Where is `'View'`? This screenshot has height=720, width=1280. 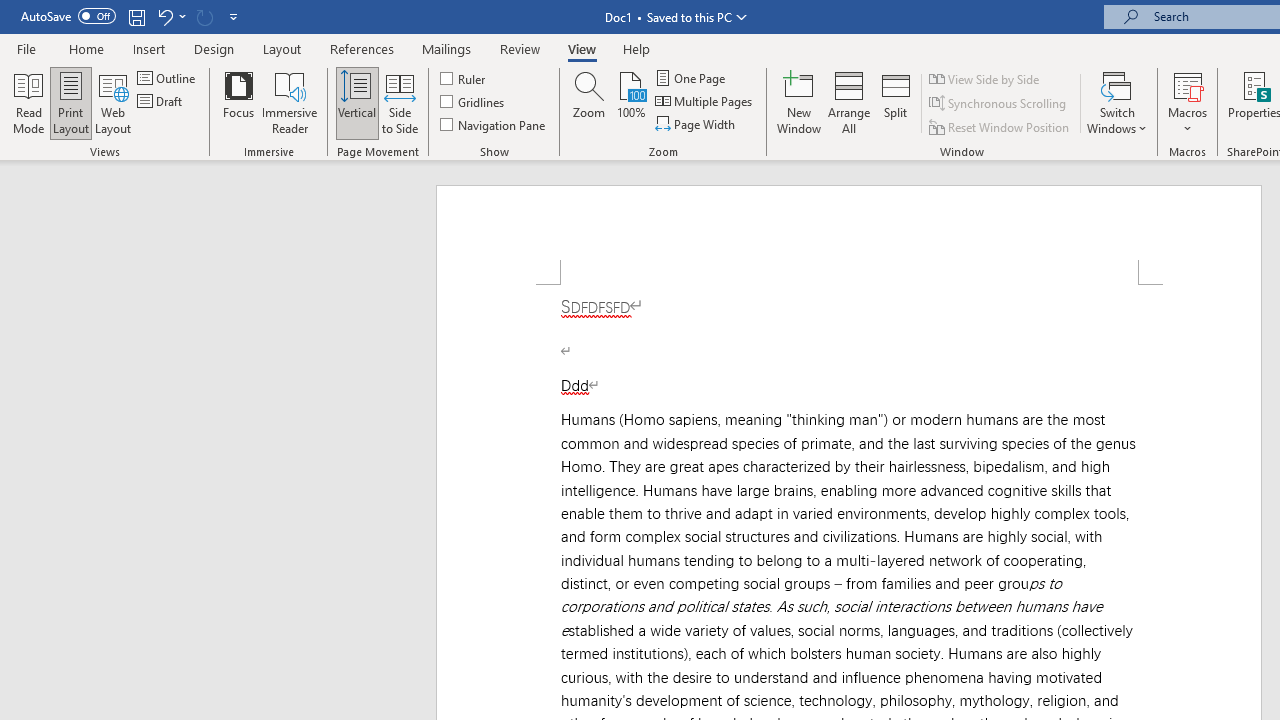 'View' is located at coordinates (581, 48).